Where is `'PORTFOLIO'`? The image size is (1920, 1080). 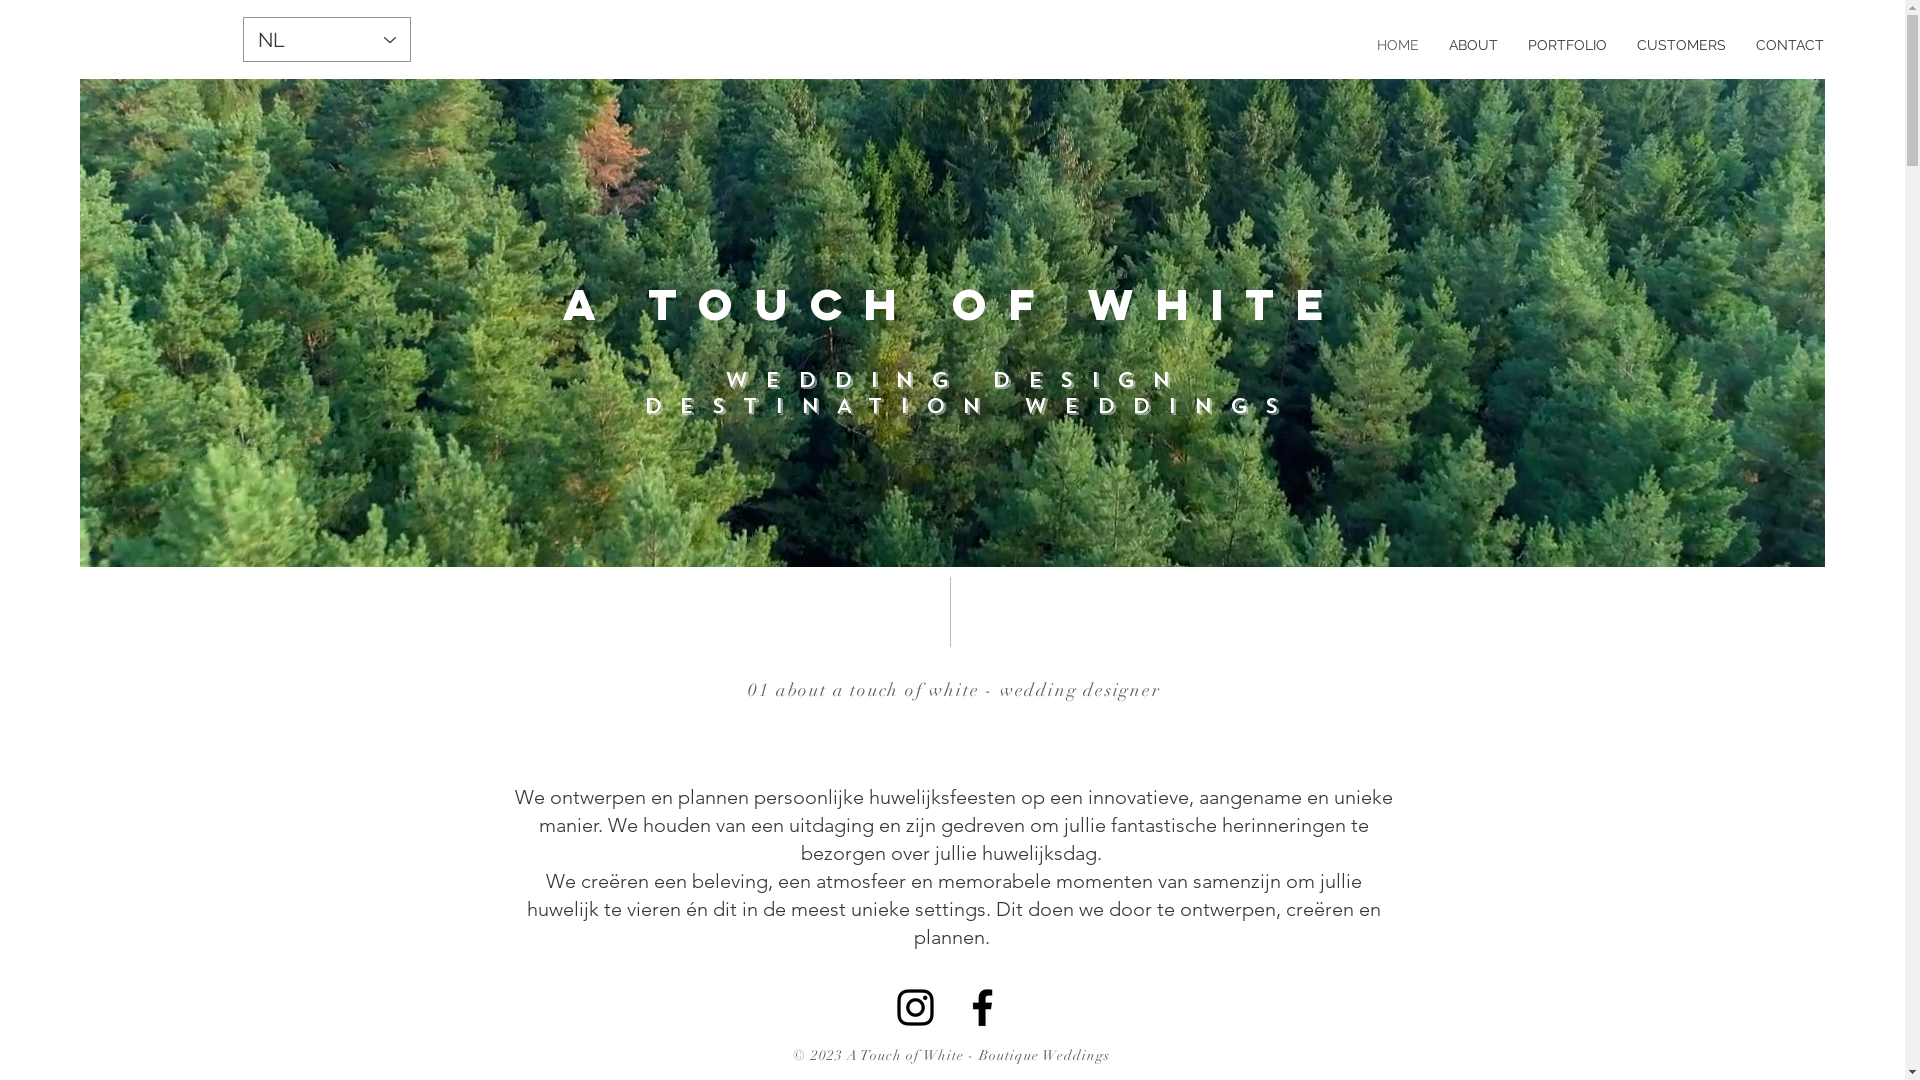
'PORTFOLIO' is located at coordinates (1566, 45).